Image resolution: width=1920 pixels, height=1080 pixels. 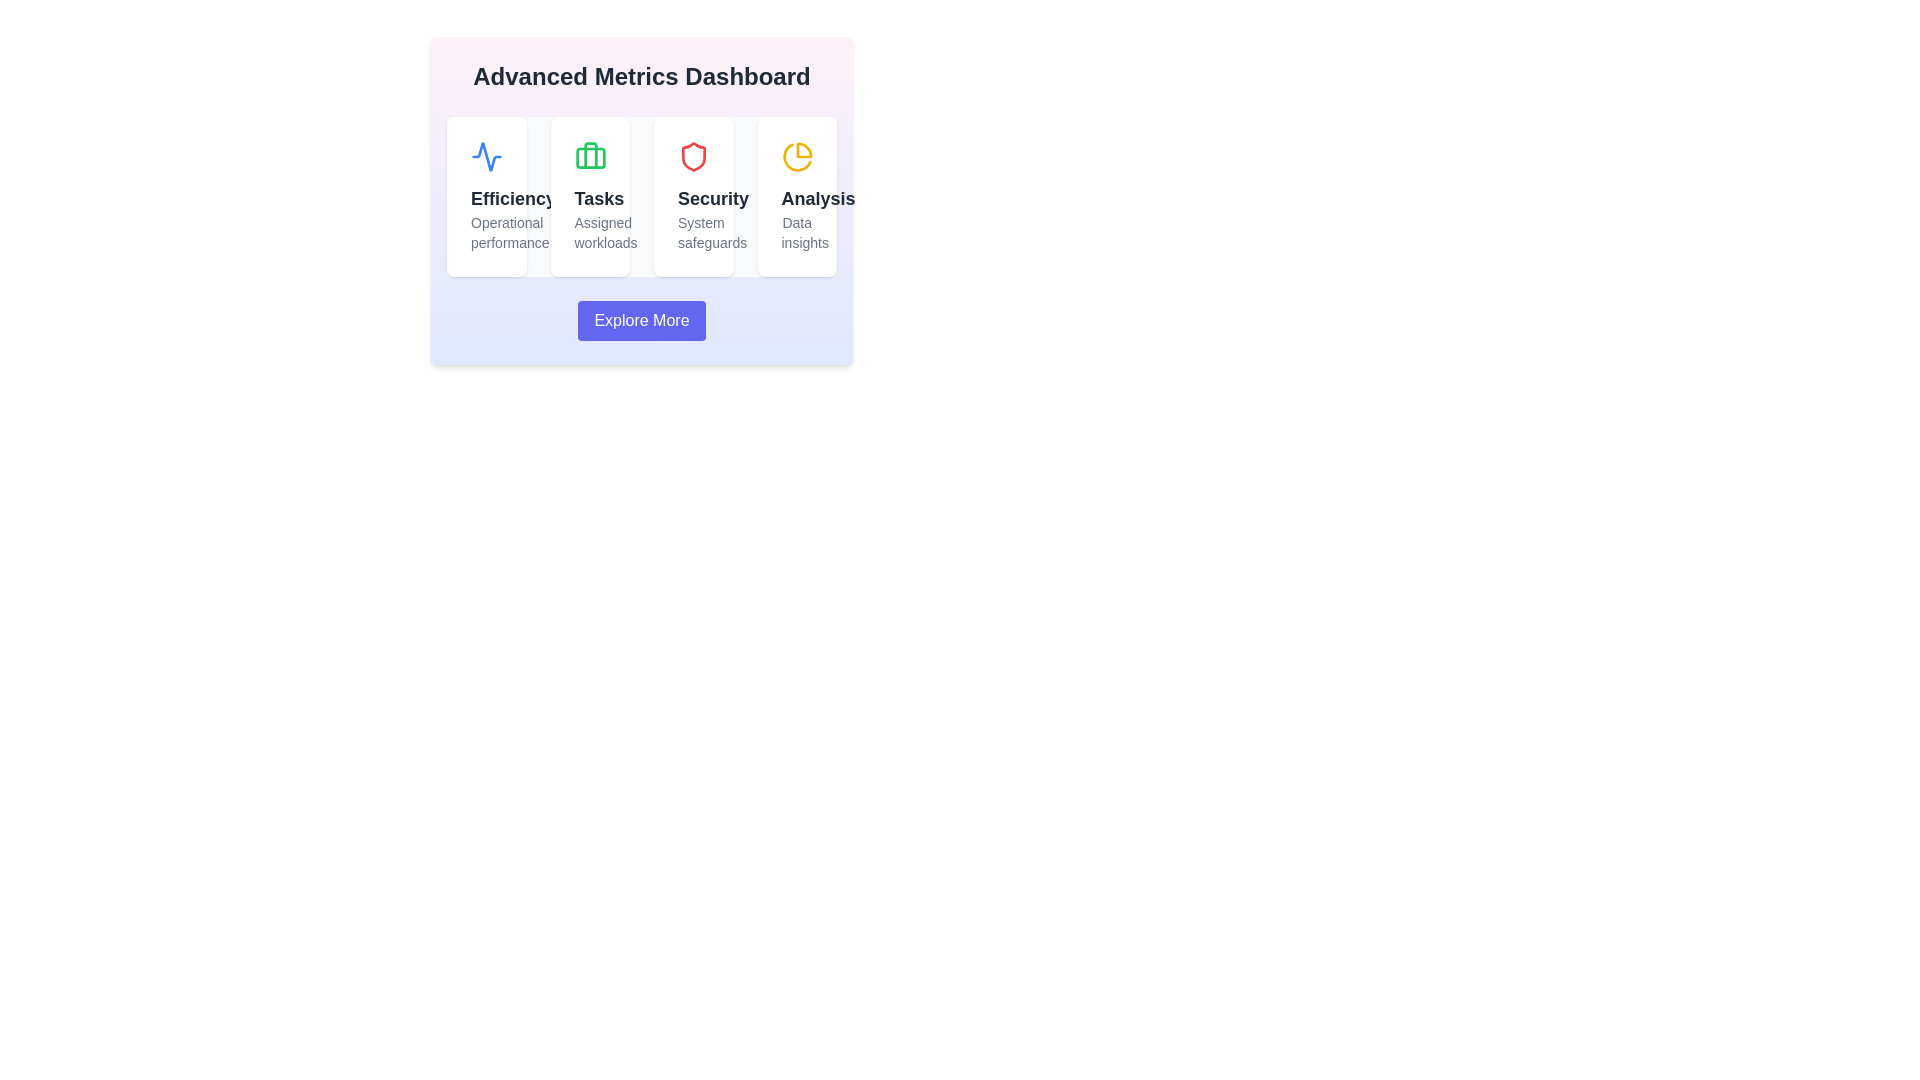 I want to click on the 'Analysis' icon located in the fourth card from the left in the second row of the dashboard, so click(x=796, y=156).